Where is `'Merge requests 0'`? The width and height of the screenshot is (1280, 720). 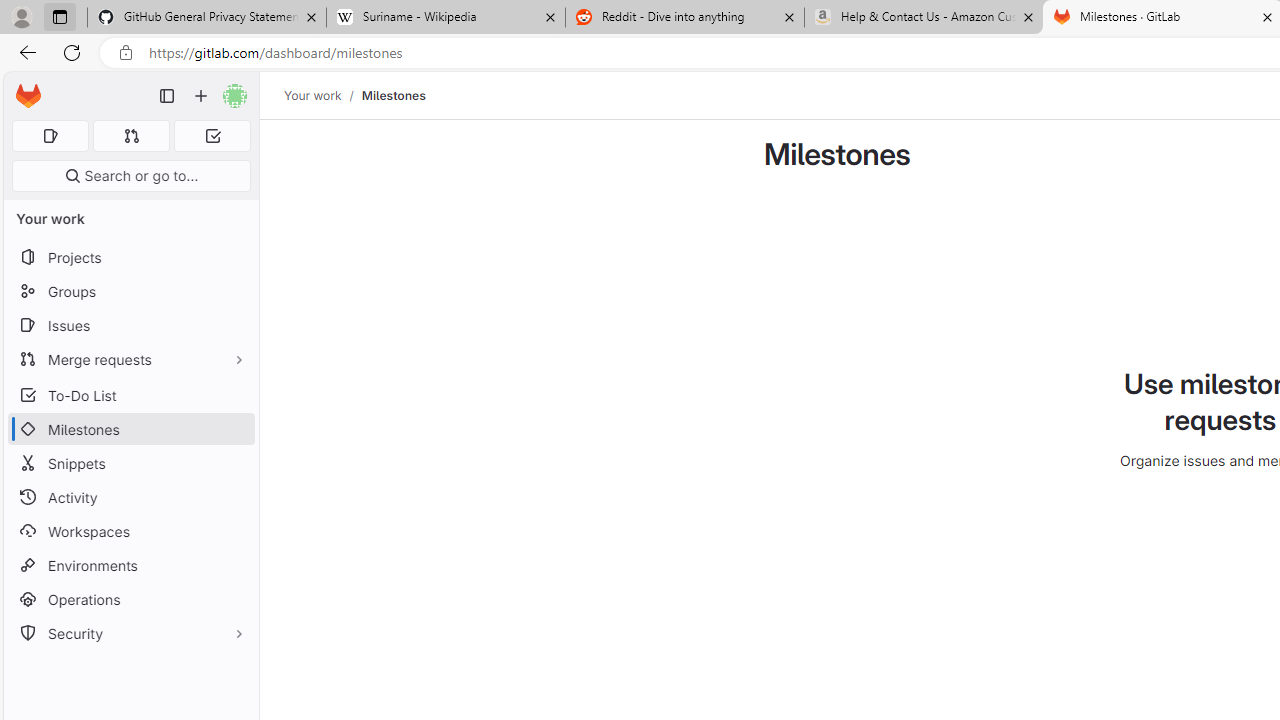
'Merge requests 0' is located at coordinates (130, 135).